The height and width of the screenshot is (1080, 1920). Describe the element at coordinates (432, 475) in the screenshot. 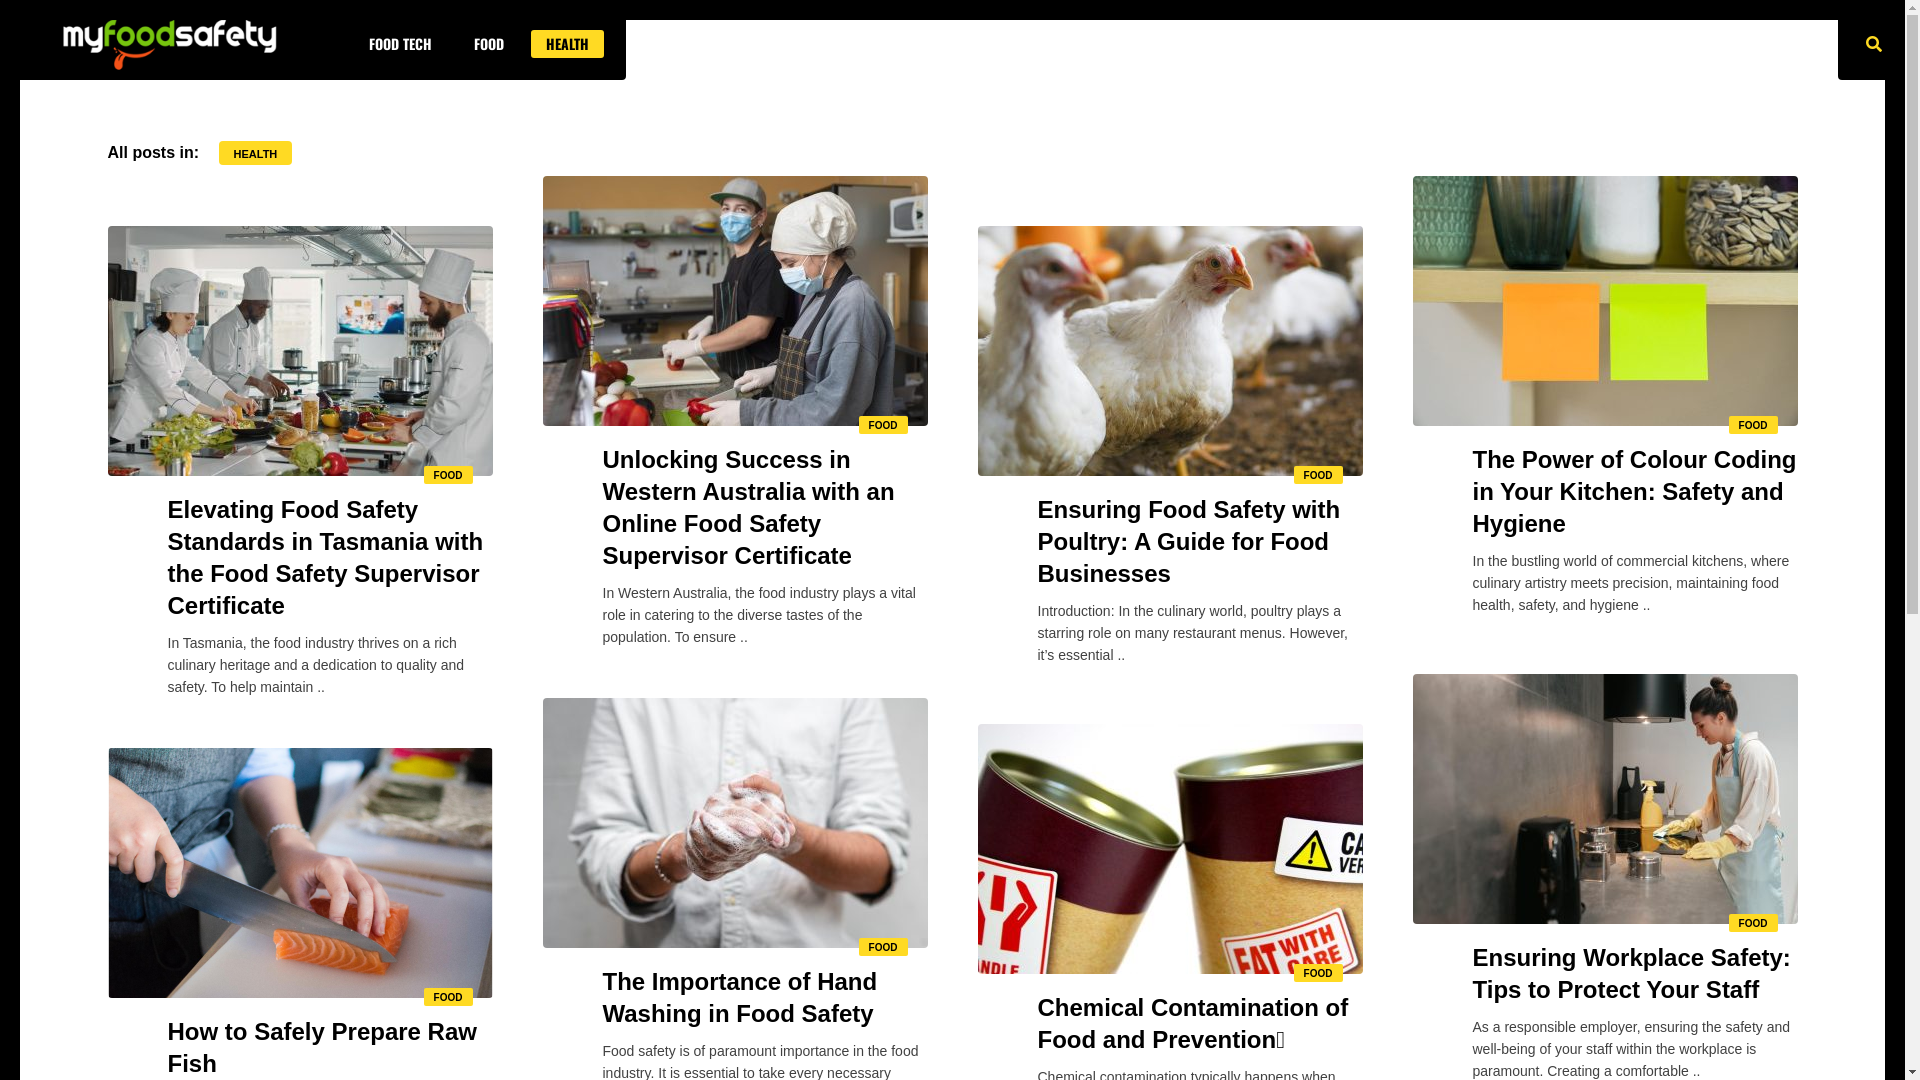

I see `'FOOD'` at that location.